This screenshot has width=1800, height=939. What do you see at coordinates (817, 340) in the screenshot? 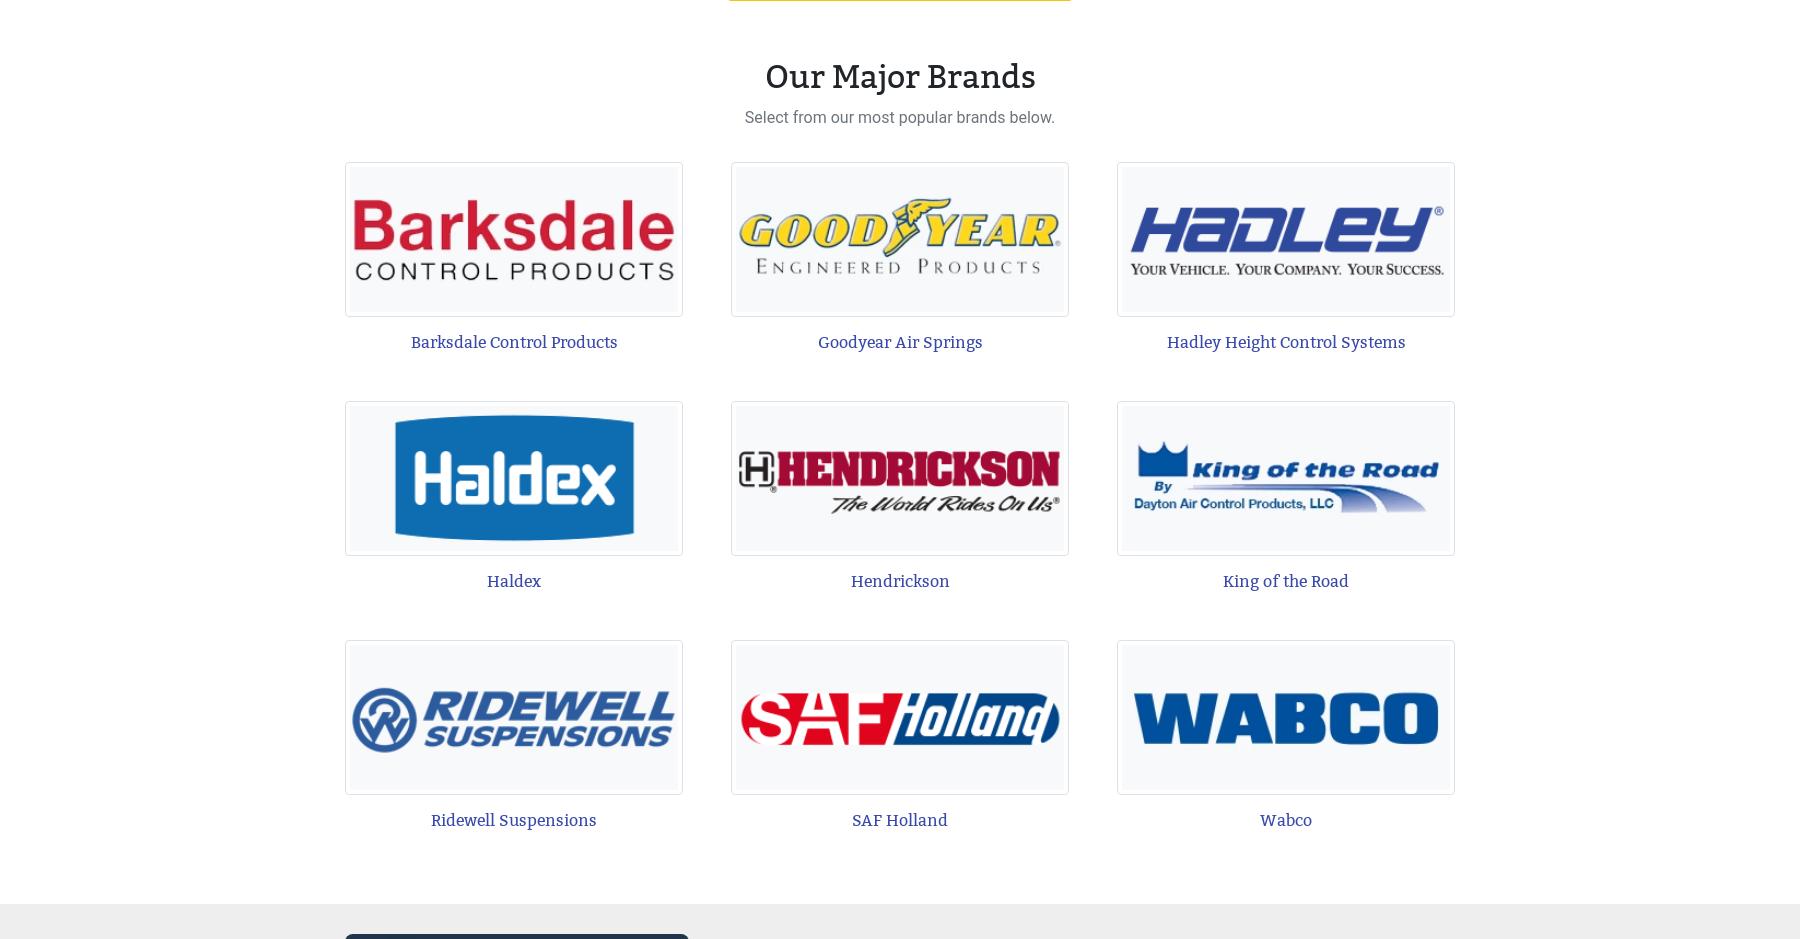
I see `'Goodyear Air Springs'` at bounding box center [817, 340].